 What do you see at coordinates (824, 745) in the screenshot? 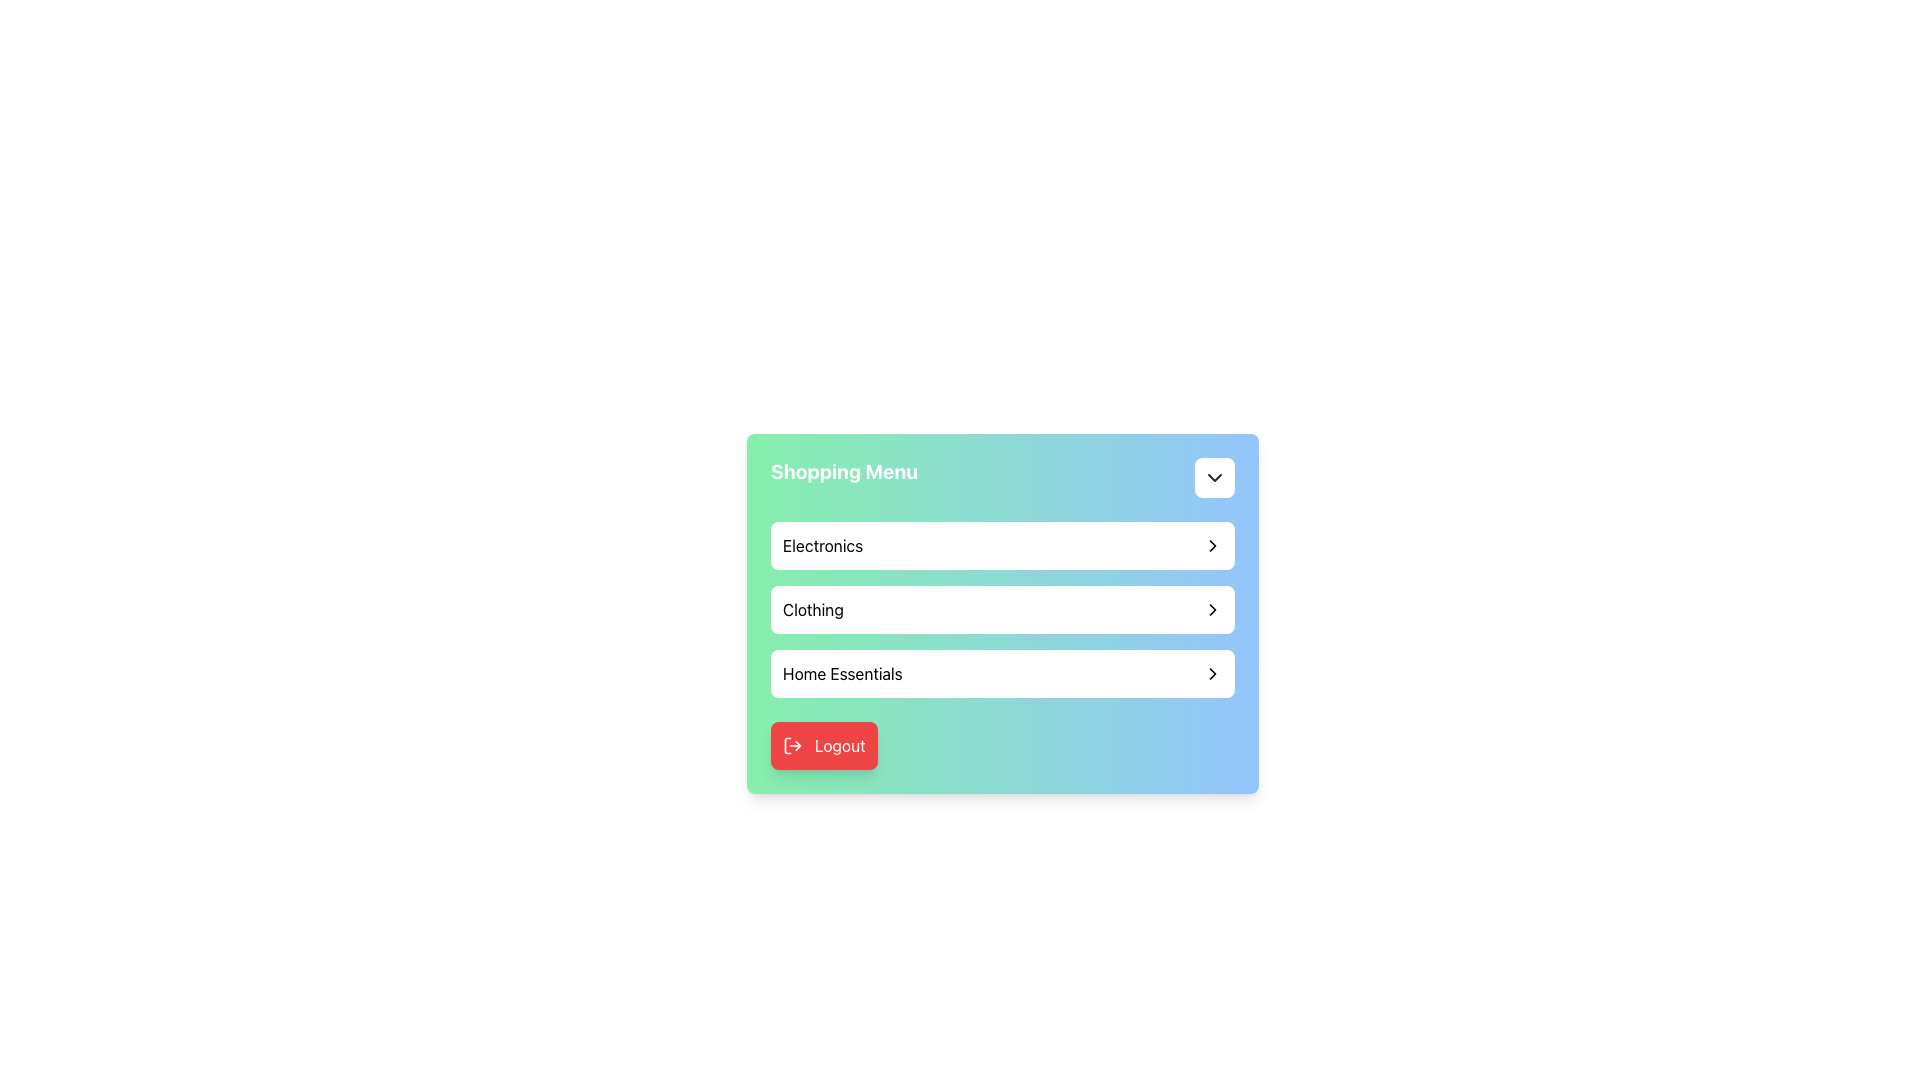
I see `the logout button located at the bottom left corner of the menu interface` at bounding box center [824, 745].